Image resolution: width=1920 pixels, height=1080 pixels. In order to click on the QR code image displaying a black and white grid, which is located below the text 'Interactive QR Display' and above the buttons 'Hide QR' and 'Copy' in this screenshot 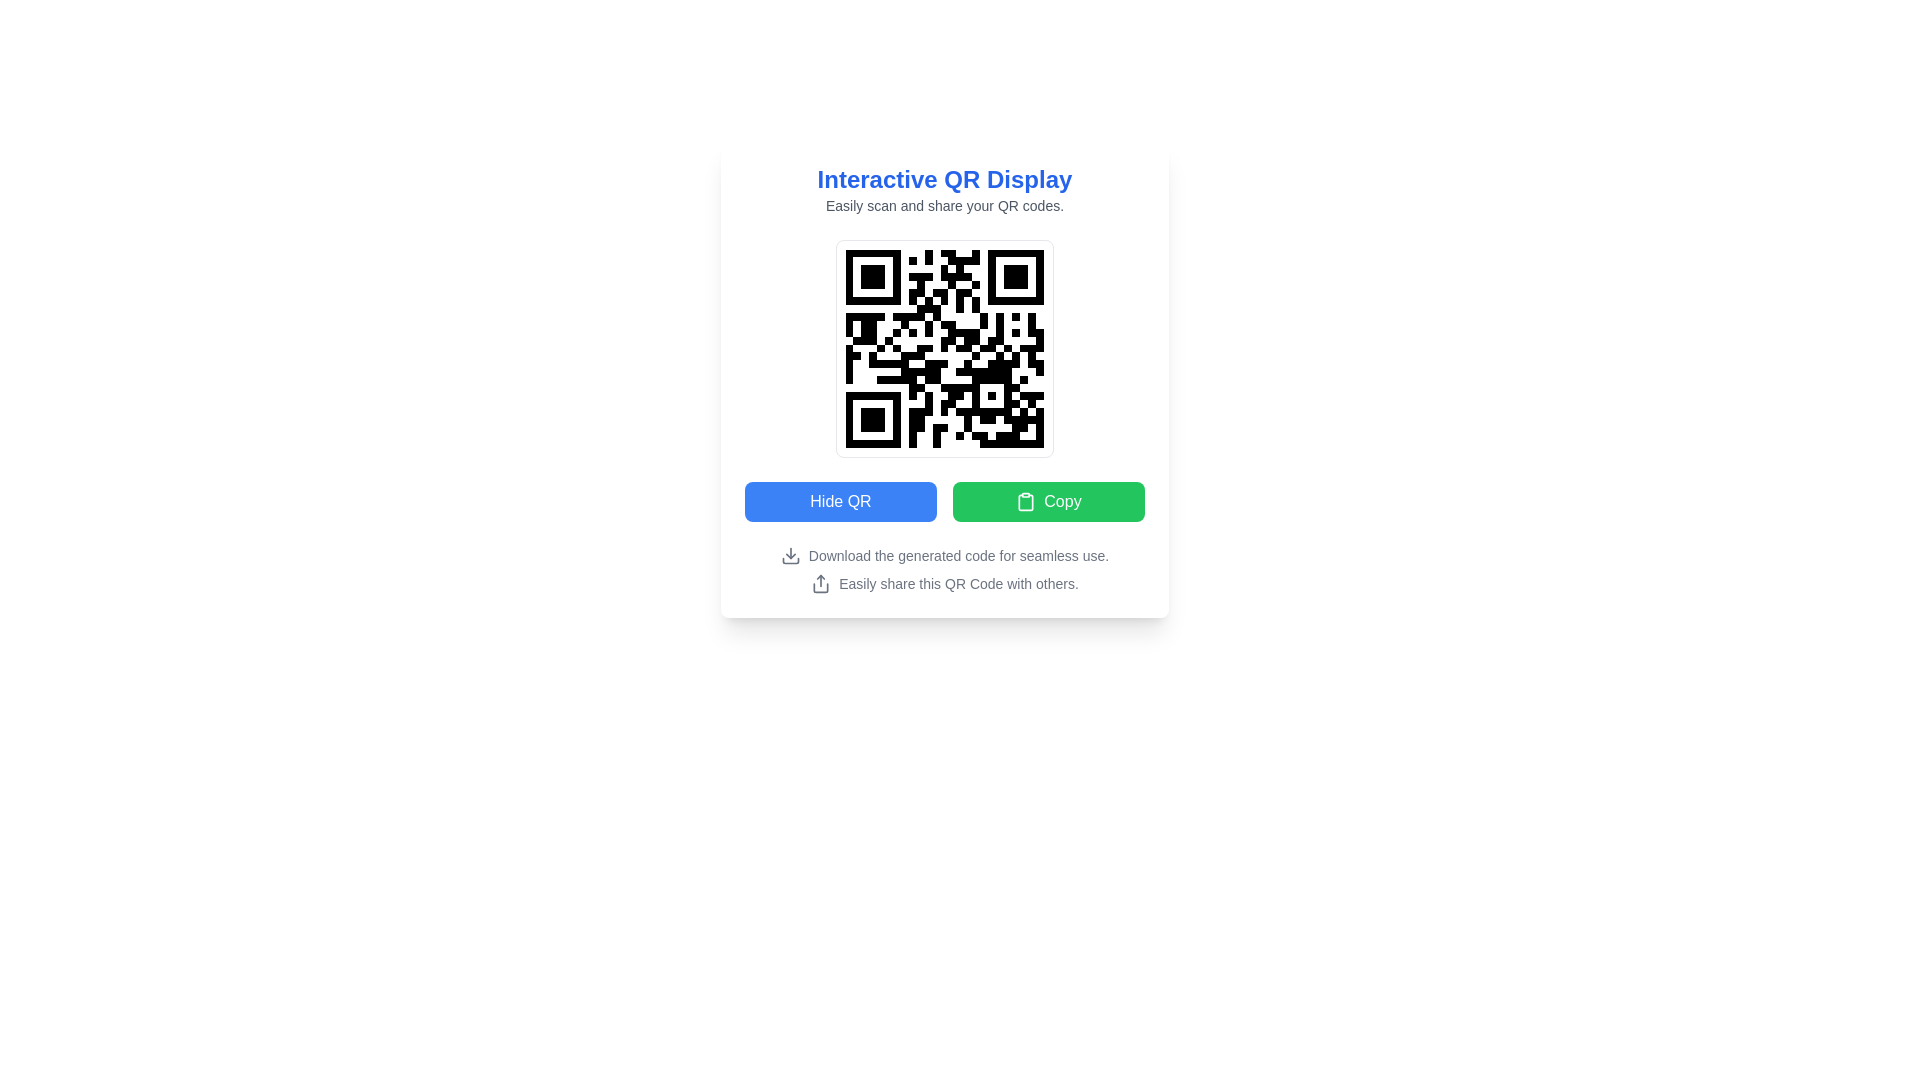, I will do `click(944, 347)`.